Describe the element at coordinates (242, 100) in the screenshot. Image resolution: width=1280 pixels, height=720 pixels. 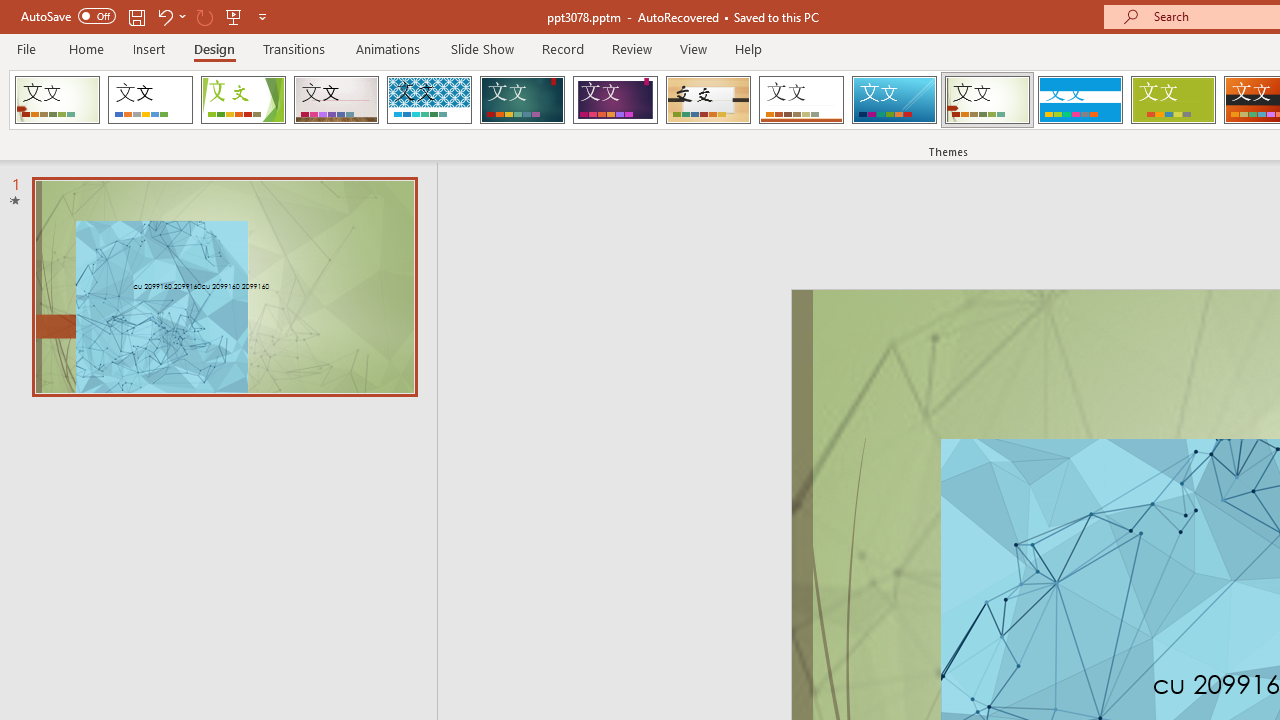
I see `'Facet'` at that location.